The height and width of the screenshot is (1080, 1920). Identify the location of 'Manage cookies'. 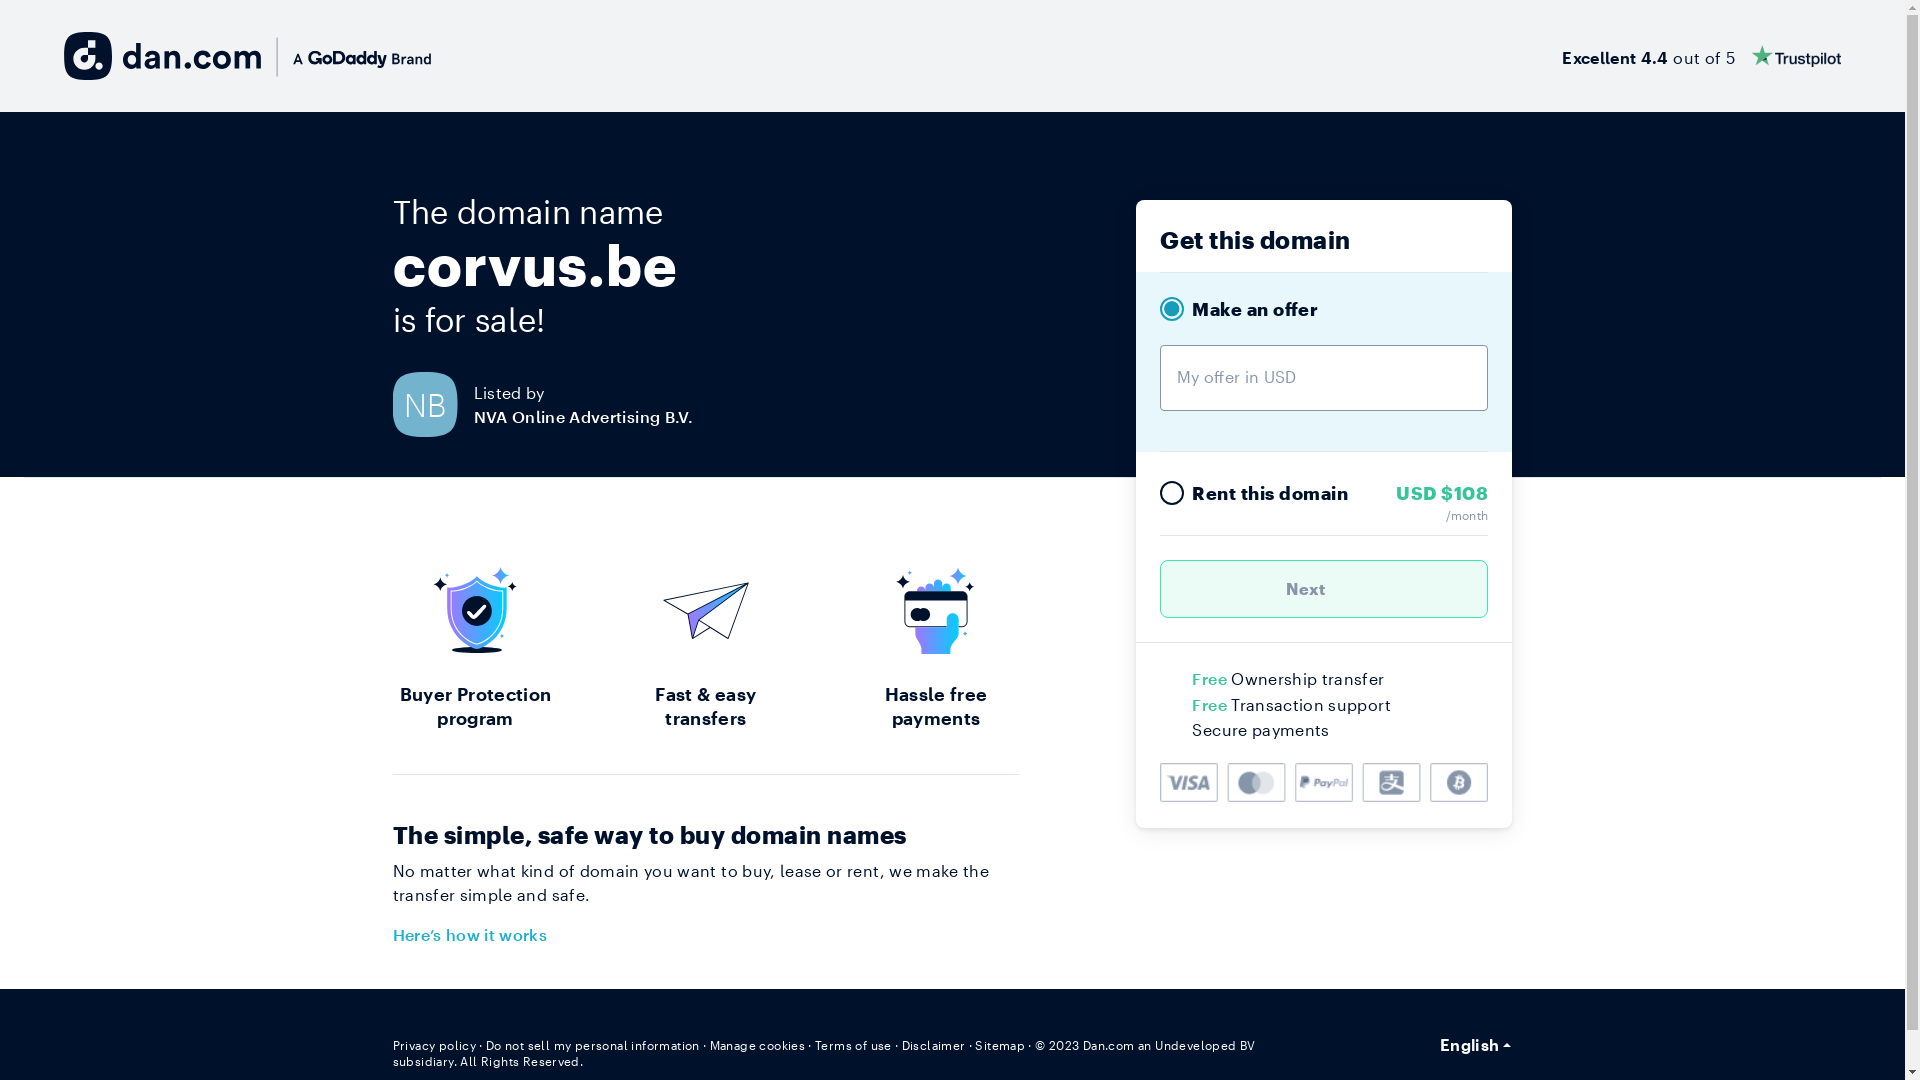
(757, 1044).